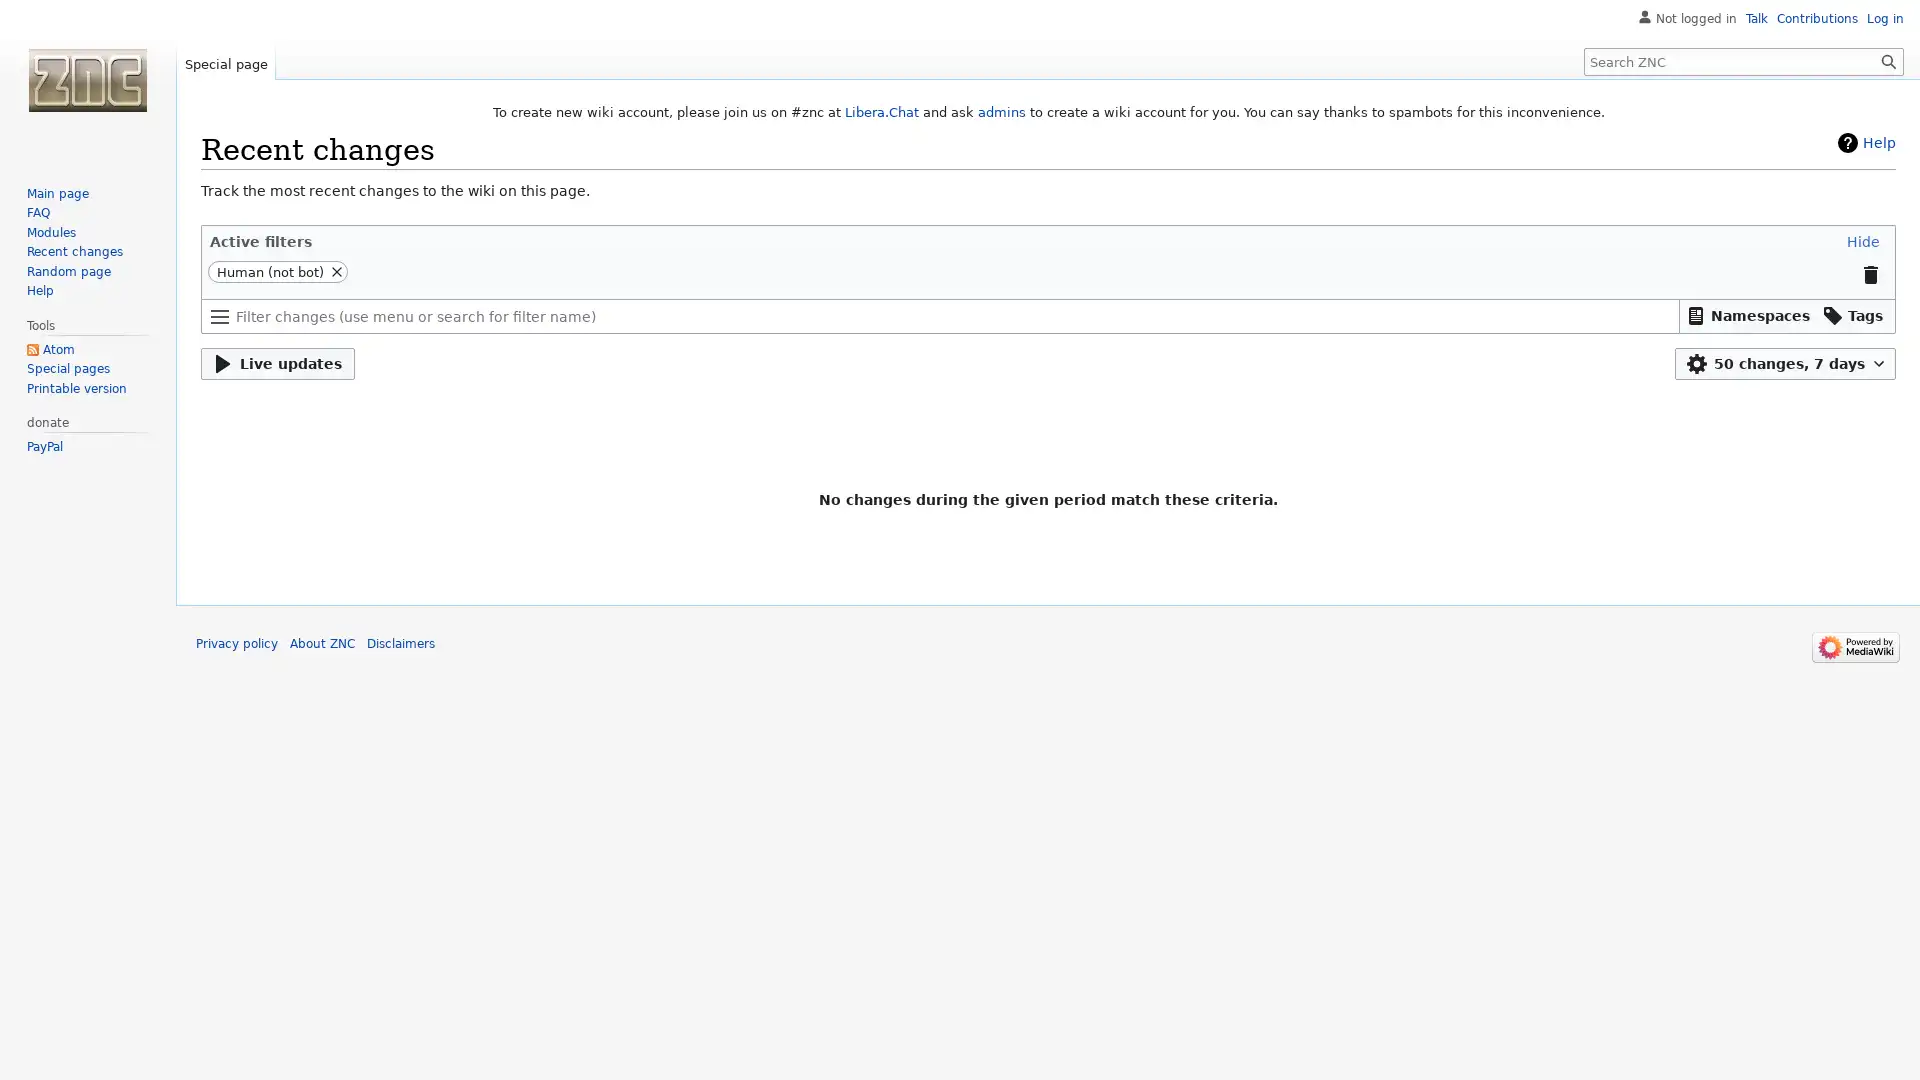  What do you see at coordinates (1888, 60) in the screenshot?
I see `Search` at bounding box center [1888, 60].